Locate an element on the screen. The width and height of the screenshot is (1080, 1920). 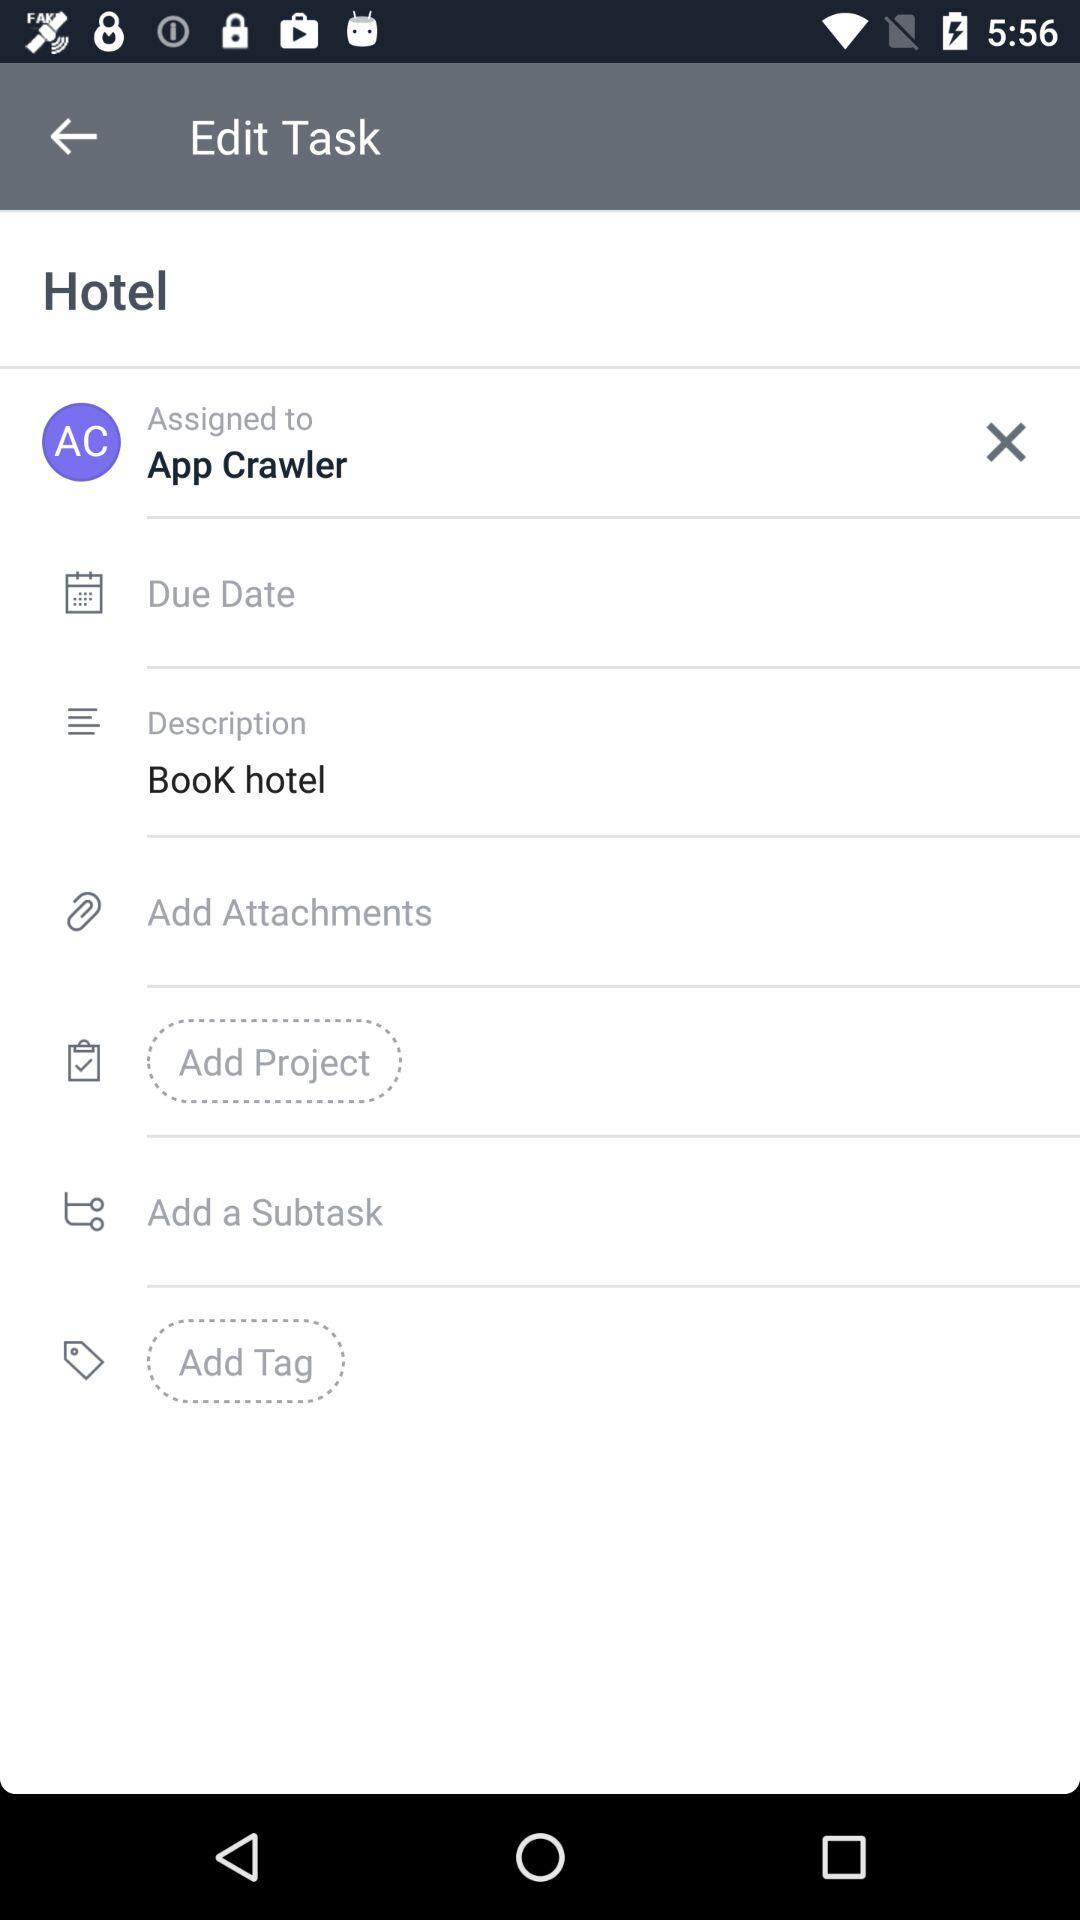
in box add a subtask enter the subtask text is located at coordinates (612, 1210).